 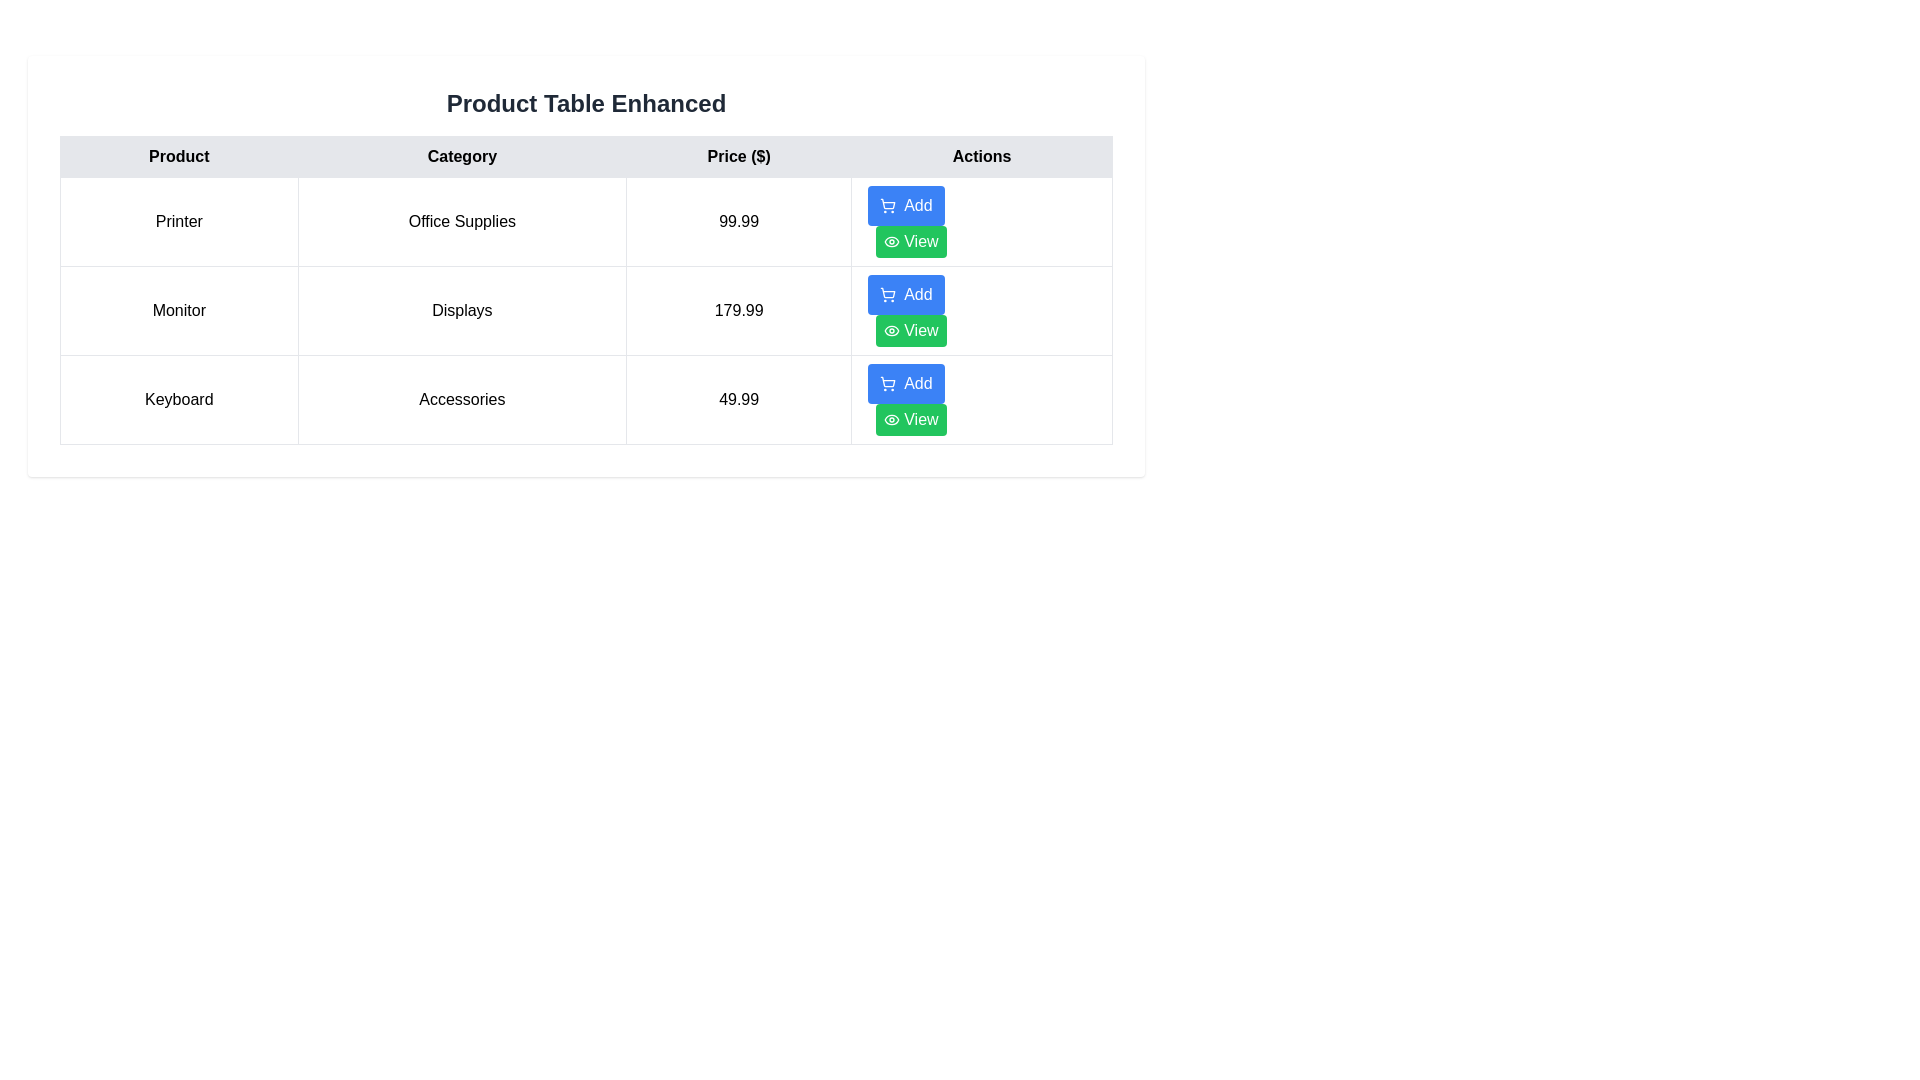 What do you see at coordinates (738, 156) in the screenshot?
I see `the Table Header Cell displaying 'Price ($)' which is styled with a gray background and is the third column header in the table layout` at bounding box center [738, 156].